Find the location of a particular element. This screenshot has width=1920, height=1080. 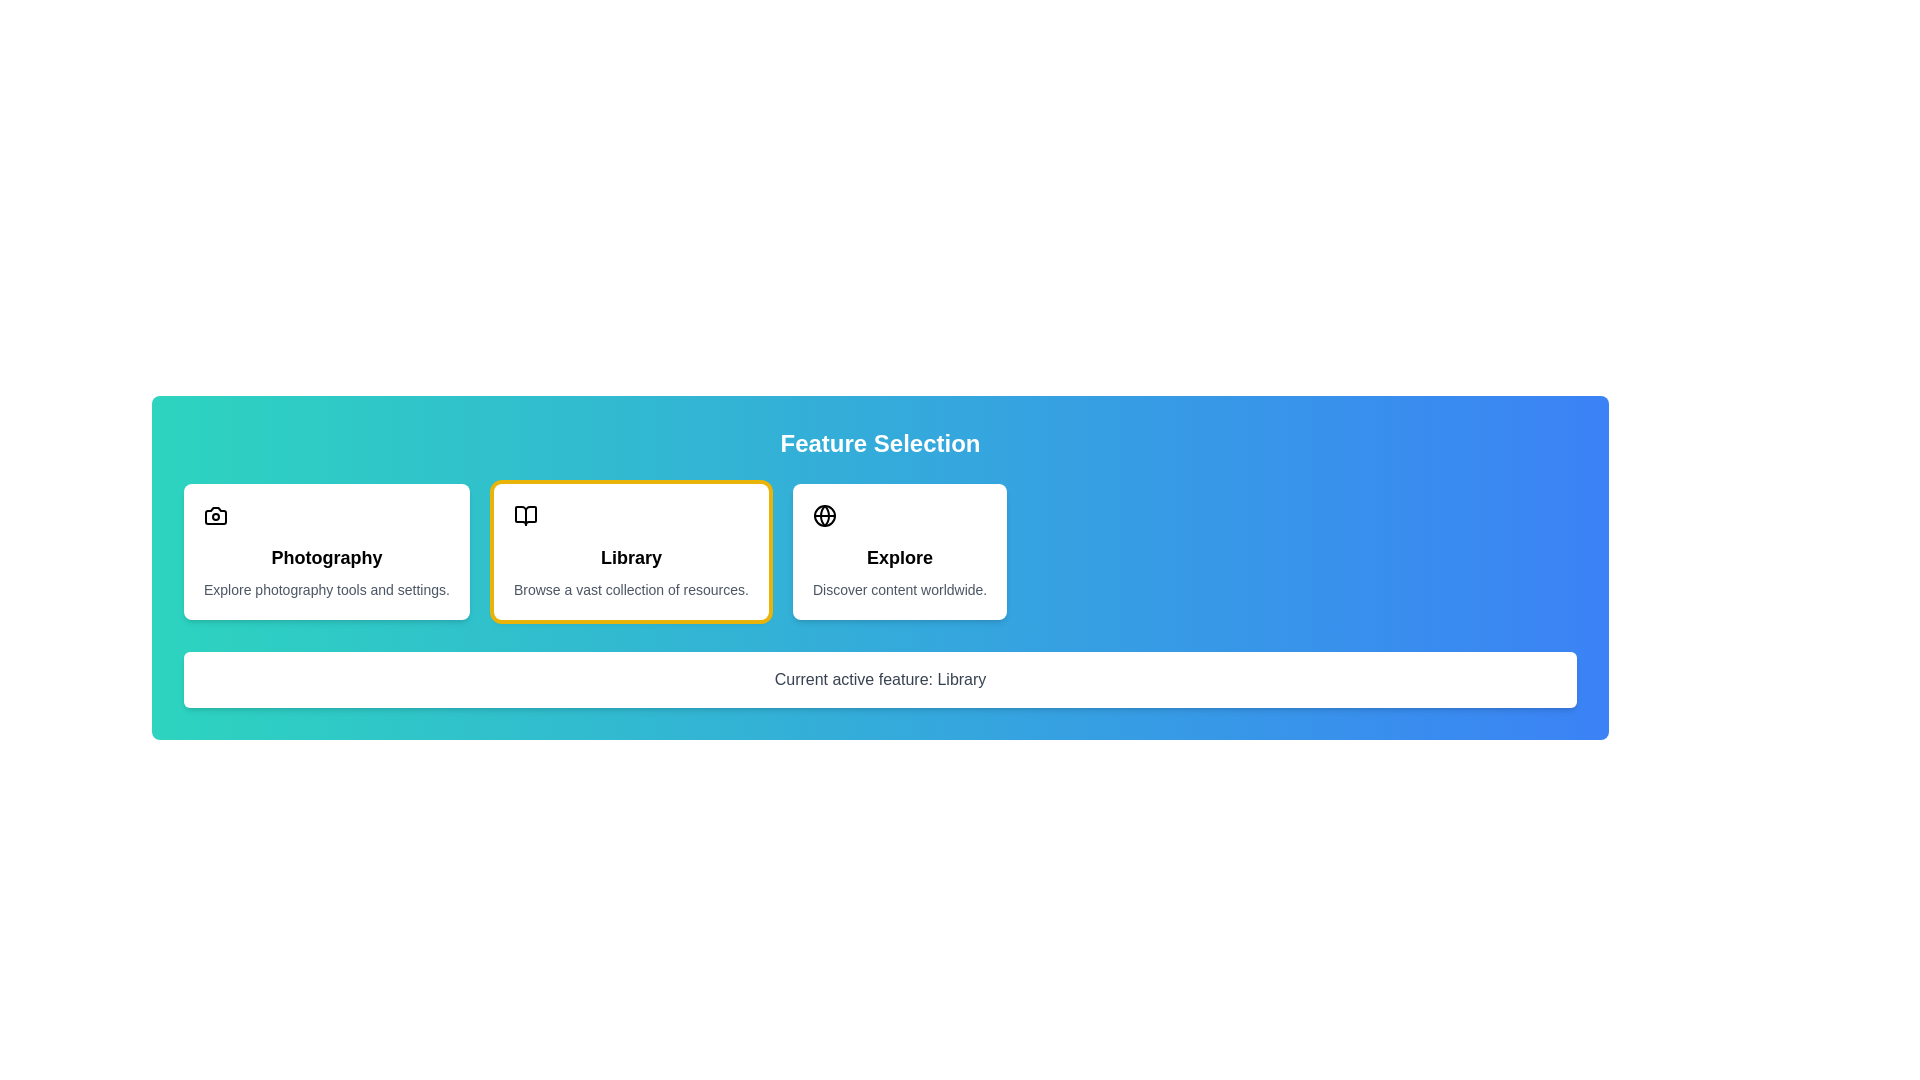

the globe icon in the top right corner of the 'Explore' card is located at coordinates (825, 515).